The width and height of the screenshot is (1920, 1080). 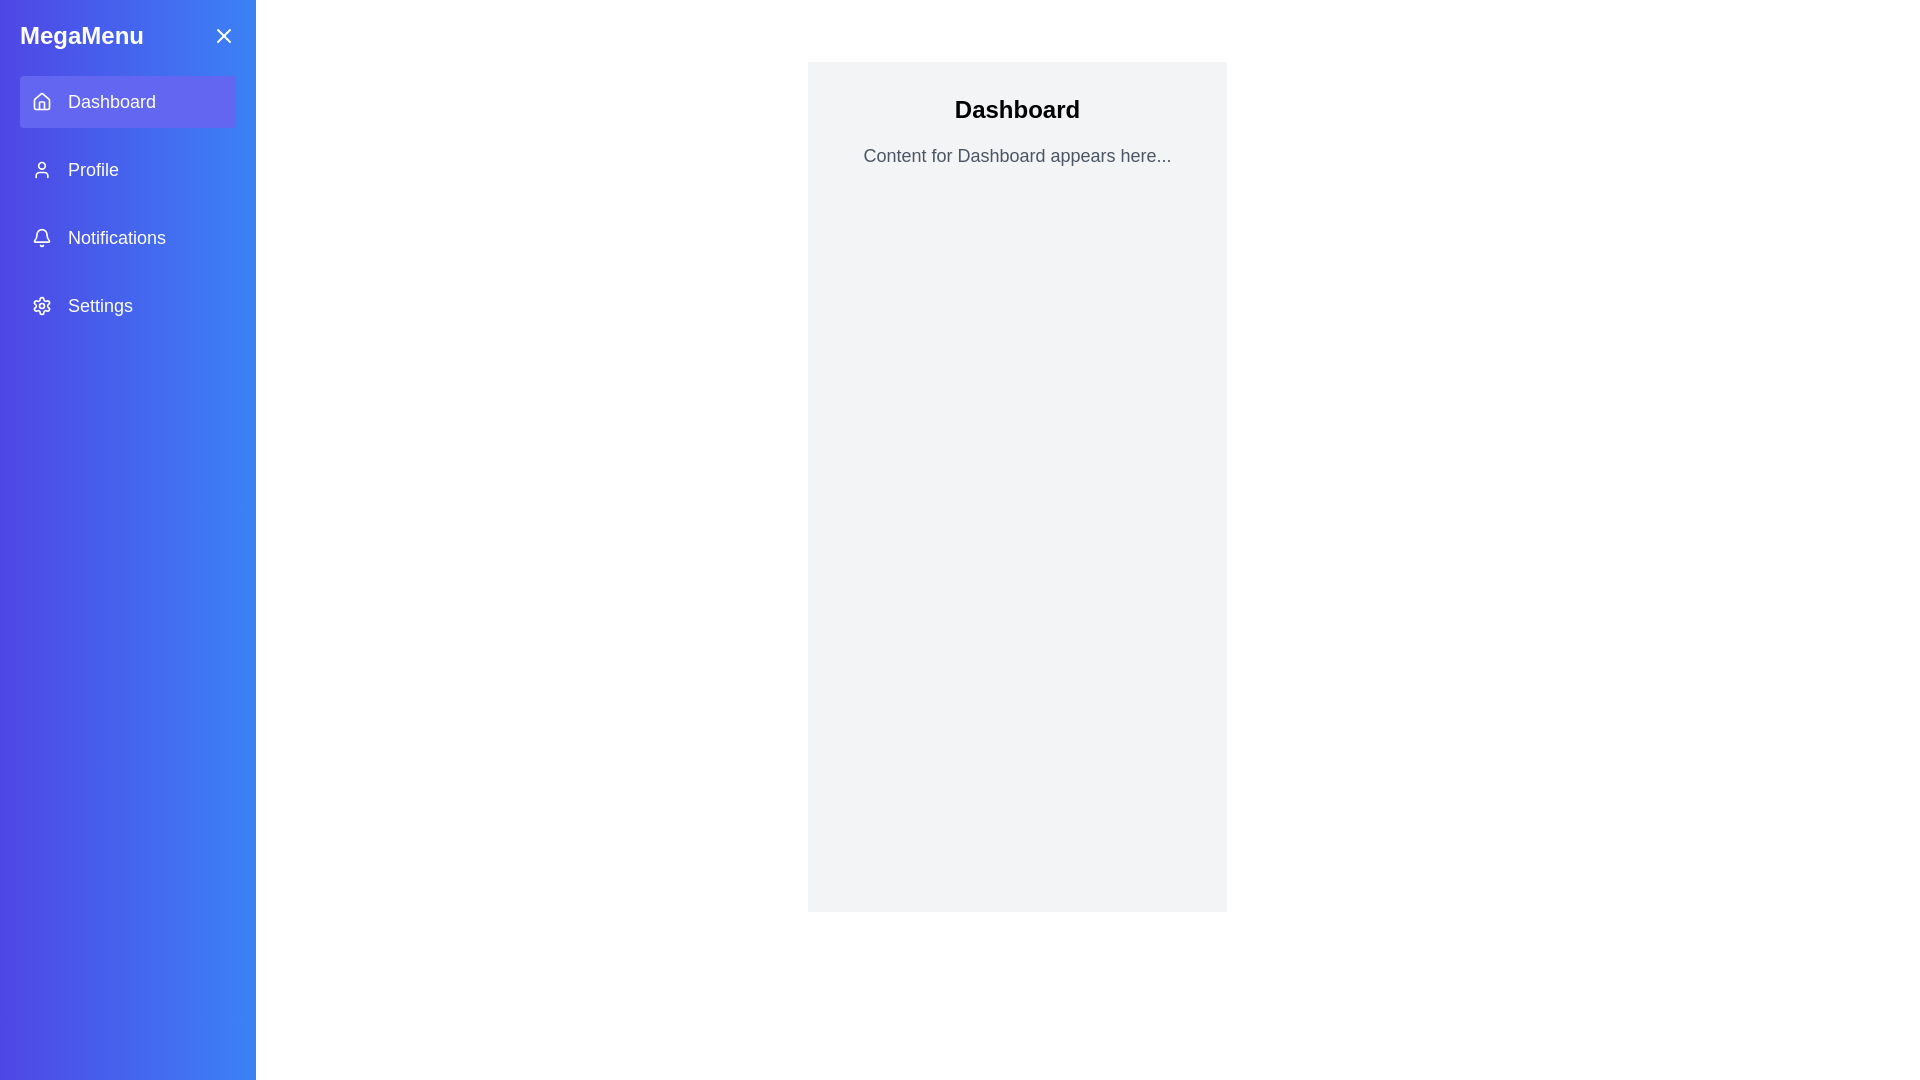 What do you see at coordinates (80, 35) in the screenshot?
I see `the 'MegaMenu' text label` at bounding box center [80, 35].